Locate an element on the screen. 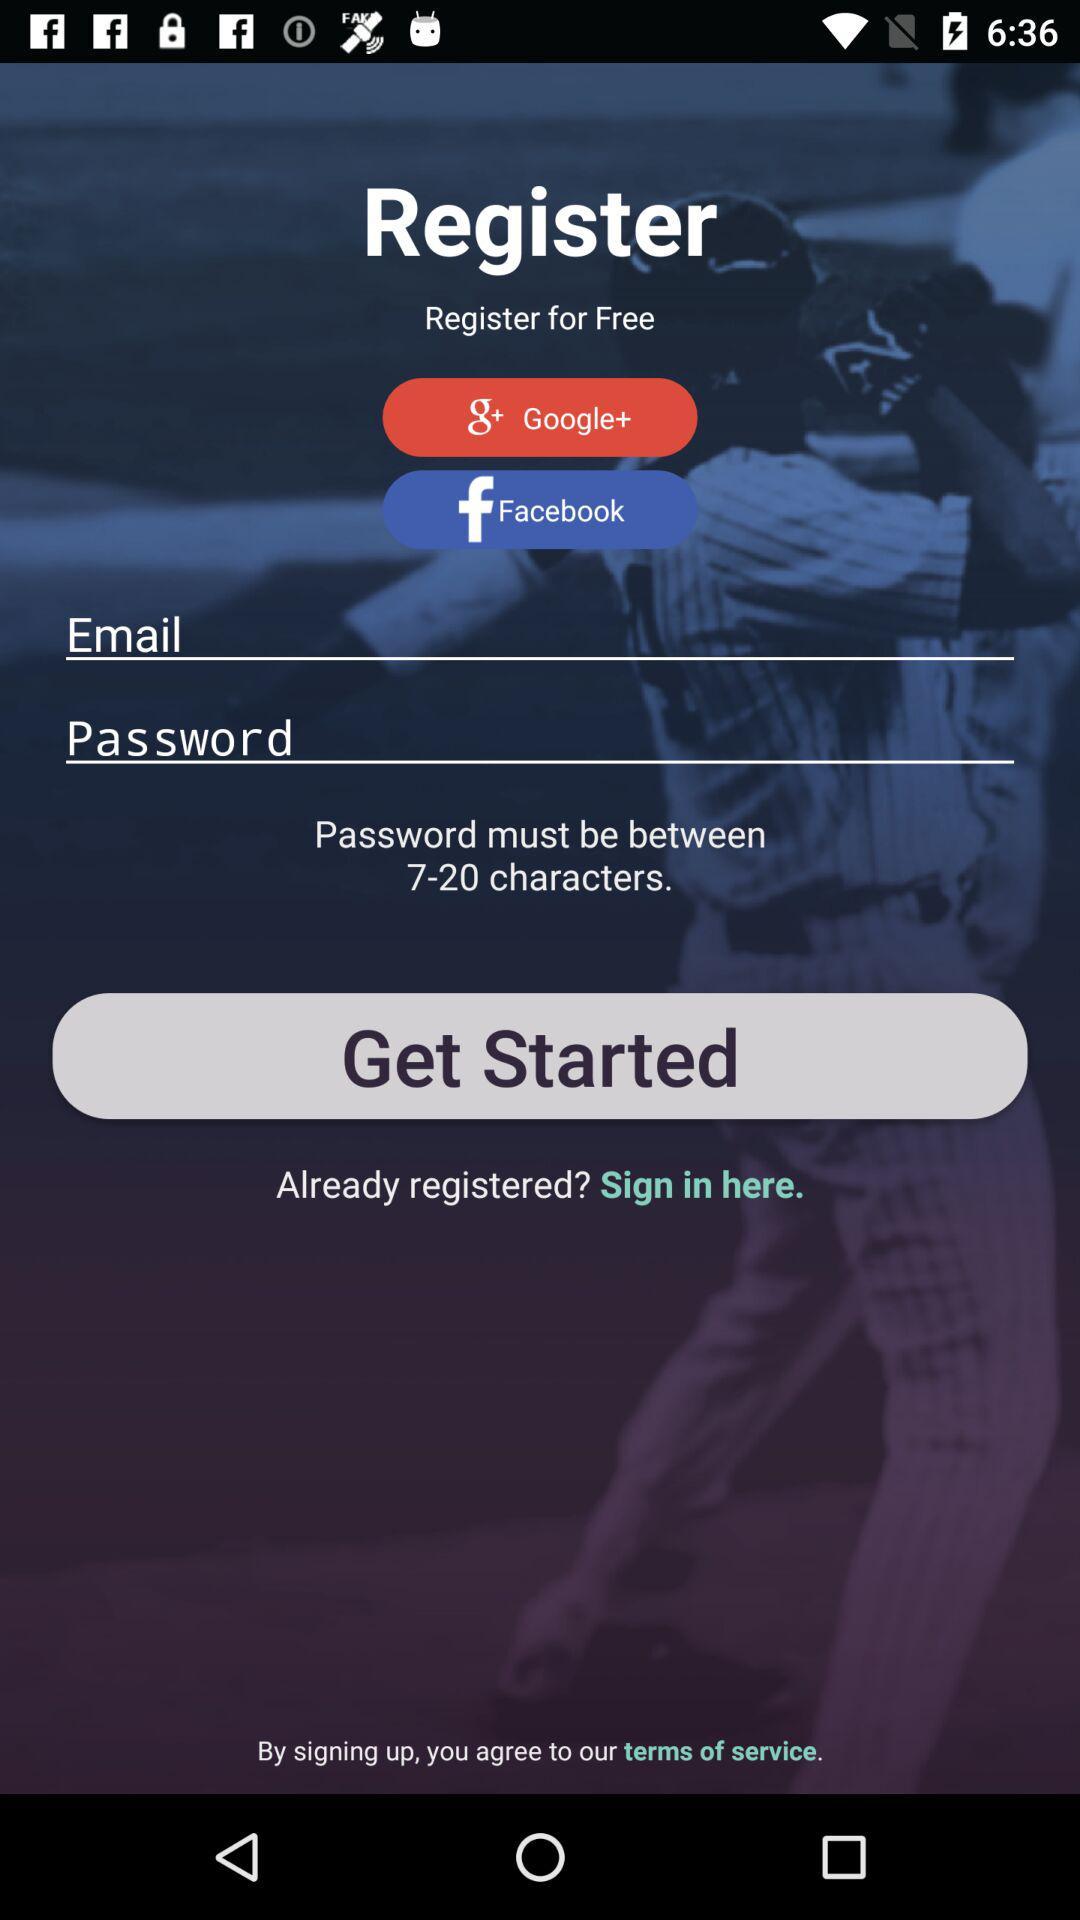  the icon above the already registered sign item is located at coordinates (540, 1055).